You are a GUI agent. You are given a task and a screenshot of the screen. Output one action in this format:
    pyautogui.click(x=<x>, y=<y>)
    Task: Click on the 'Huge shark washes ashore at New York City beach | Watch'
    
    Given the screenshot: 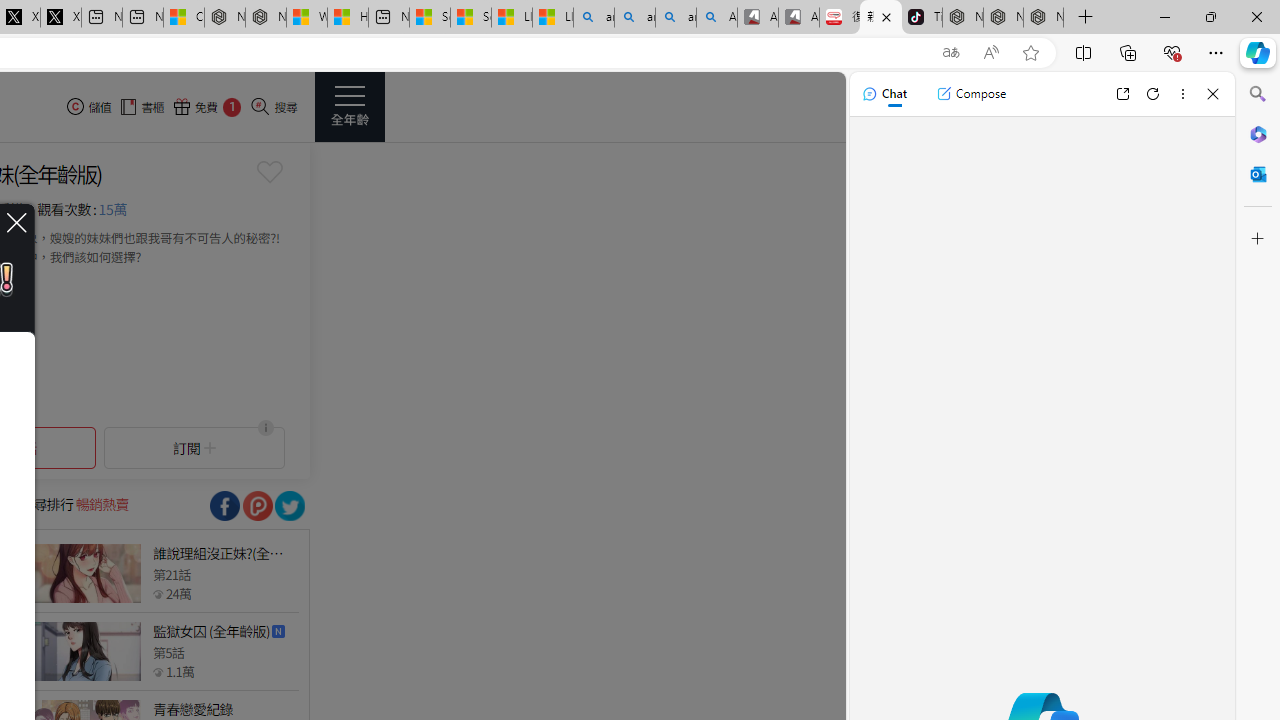 What is the action you would take?
    pyautogui.click(x=348, y=17)
    